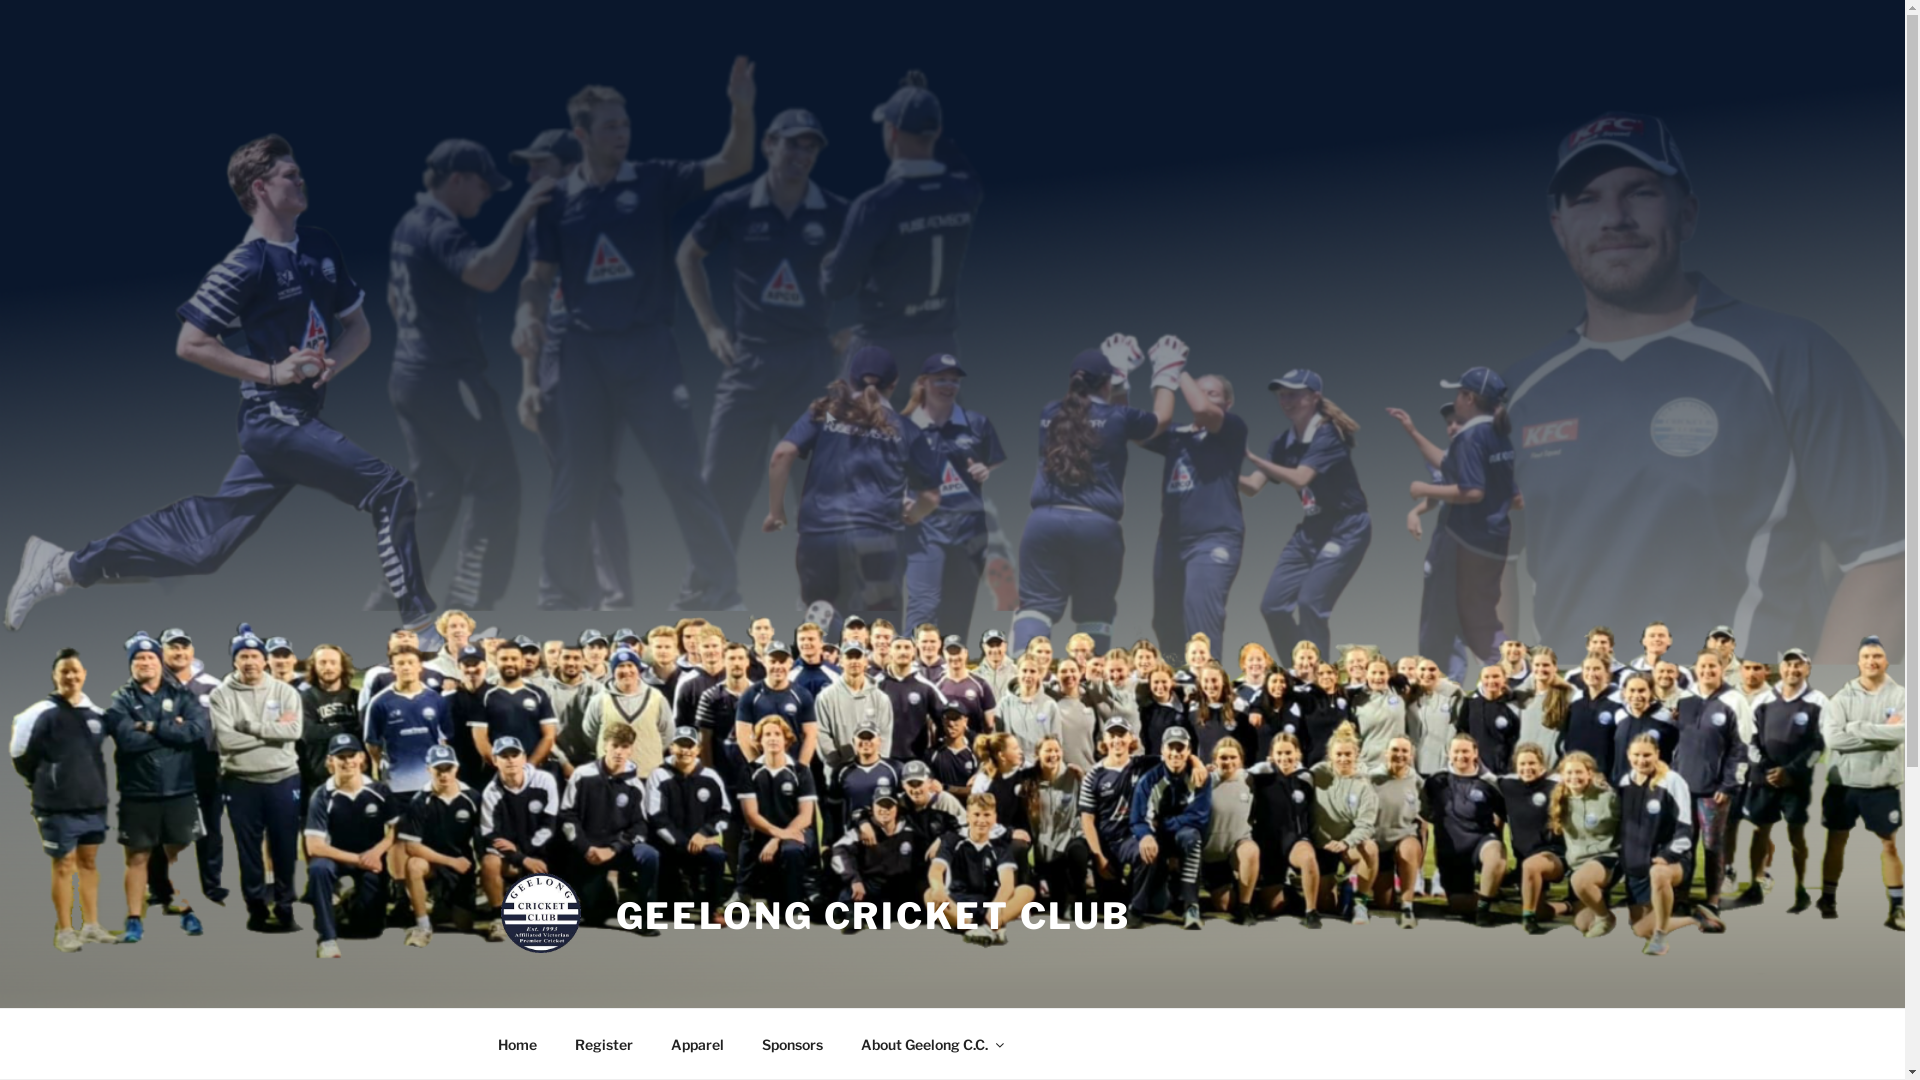 Image resolution: width=1920 pixels, height=1080 pixels. What do you see at coordinates (930, 1043) in the screenshot?
I see `'About Geelong C.C.'` at bounding box center [930, 1043].